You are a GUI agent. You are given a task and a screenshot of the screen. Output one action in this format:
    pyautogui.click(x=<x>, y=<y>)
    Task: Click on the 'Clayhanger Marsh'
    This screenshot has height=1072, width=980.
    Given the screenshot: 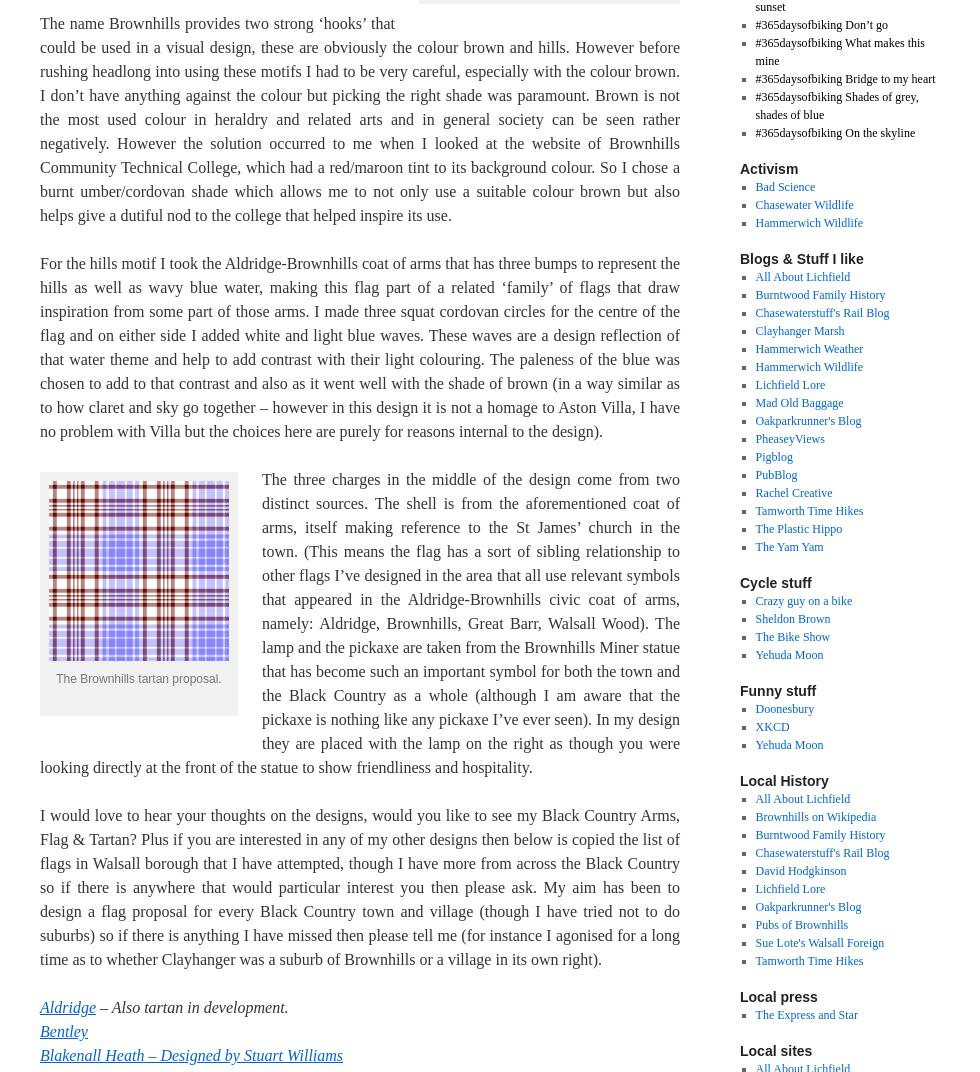 What is the action you would take?
    pyautogui.click(x=799, y=330)
    